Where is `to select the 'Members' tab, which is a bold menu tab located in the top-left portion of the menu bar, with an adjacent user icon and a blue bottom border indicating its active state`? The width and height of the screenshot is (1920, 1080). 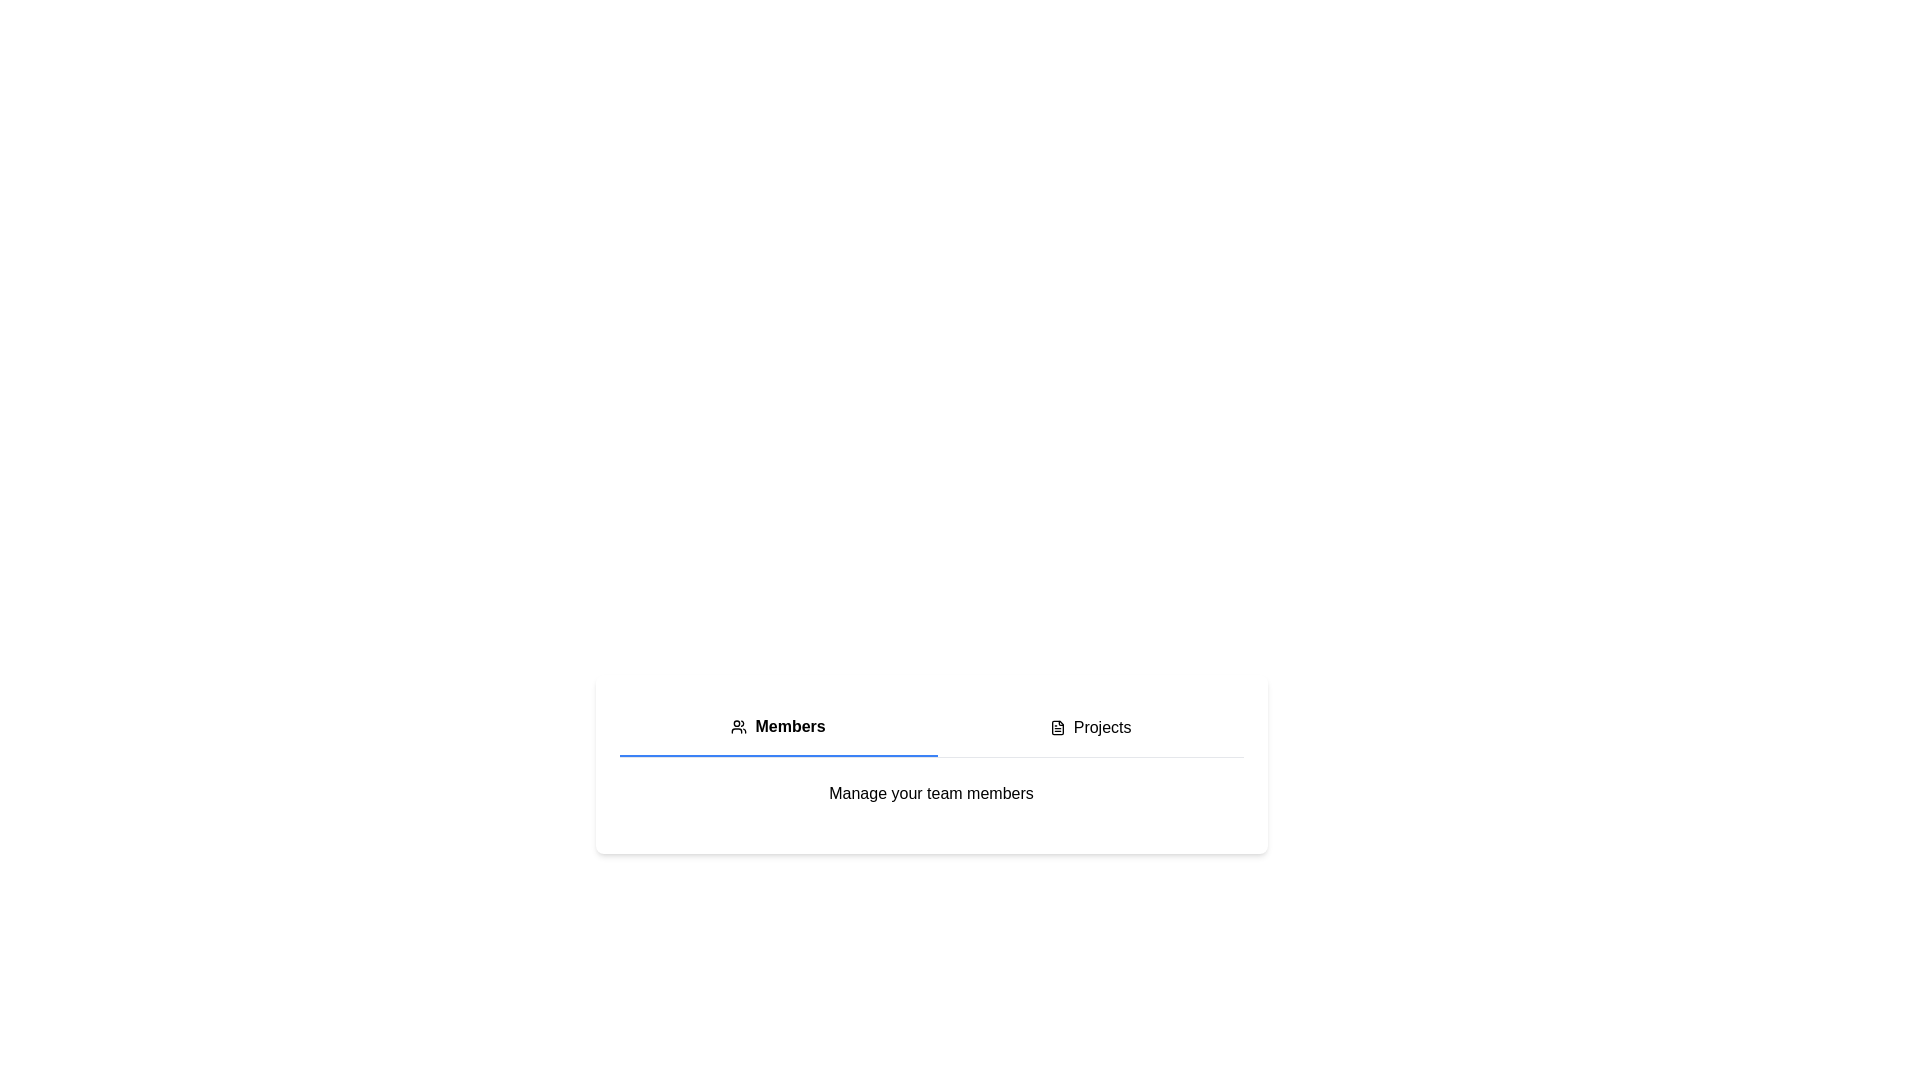 to select the 'Members' tab, which is a bold menu tab located in the top-left portion of the menu bar, with an adjacent user icon and a blue bottom border indicating its active state is located at coordinates (777, 728).